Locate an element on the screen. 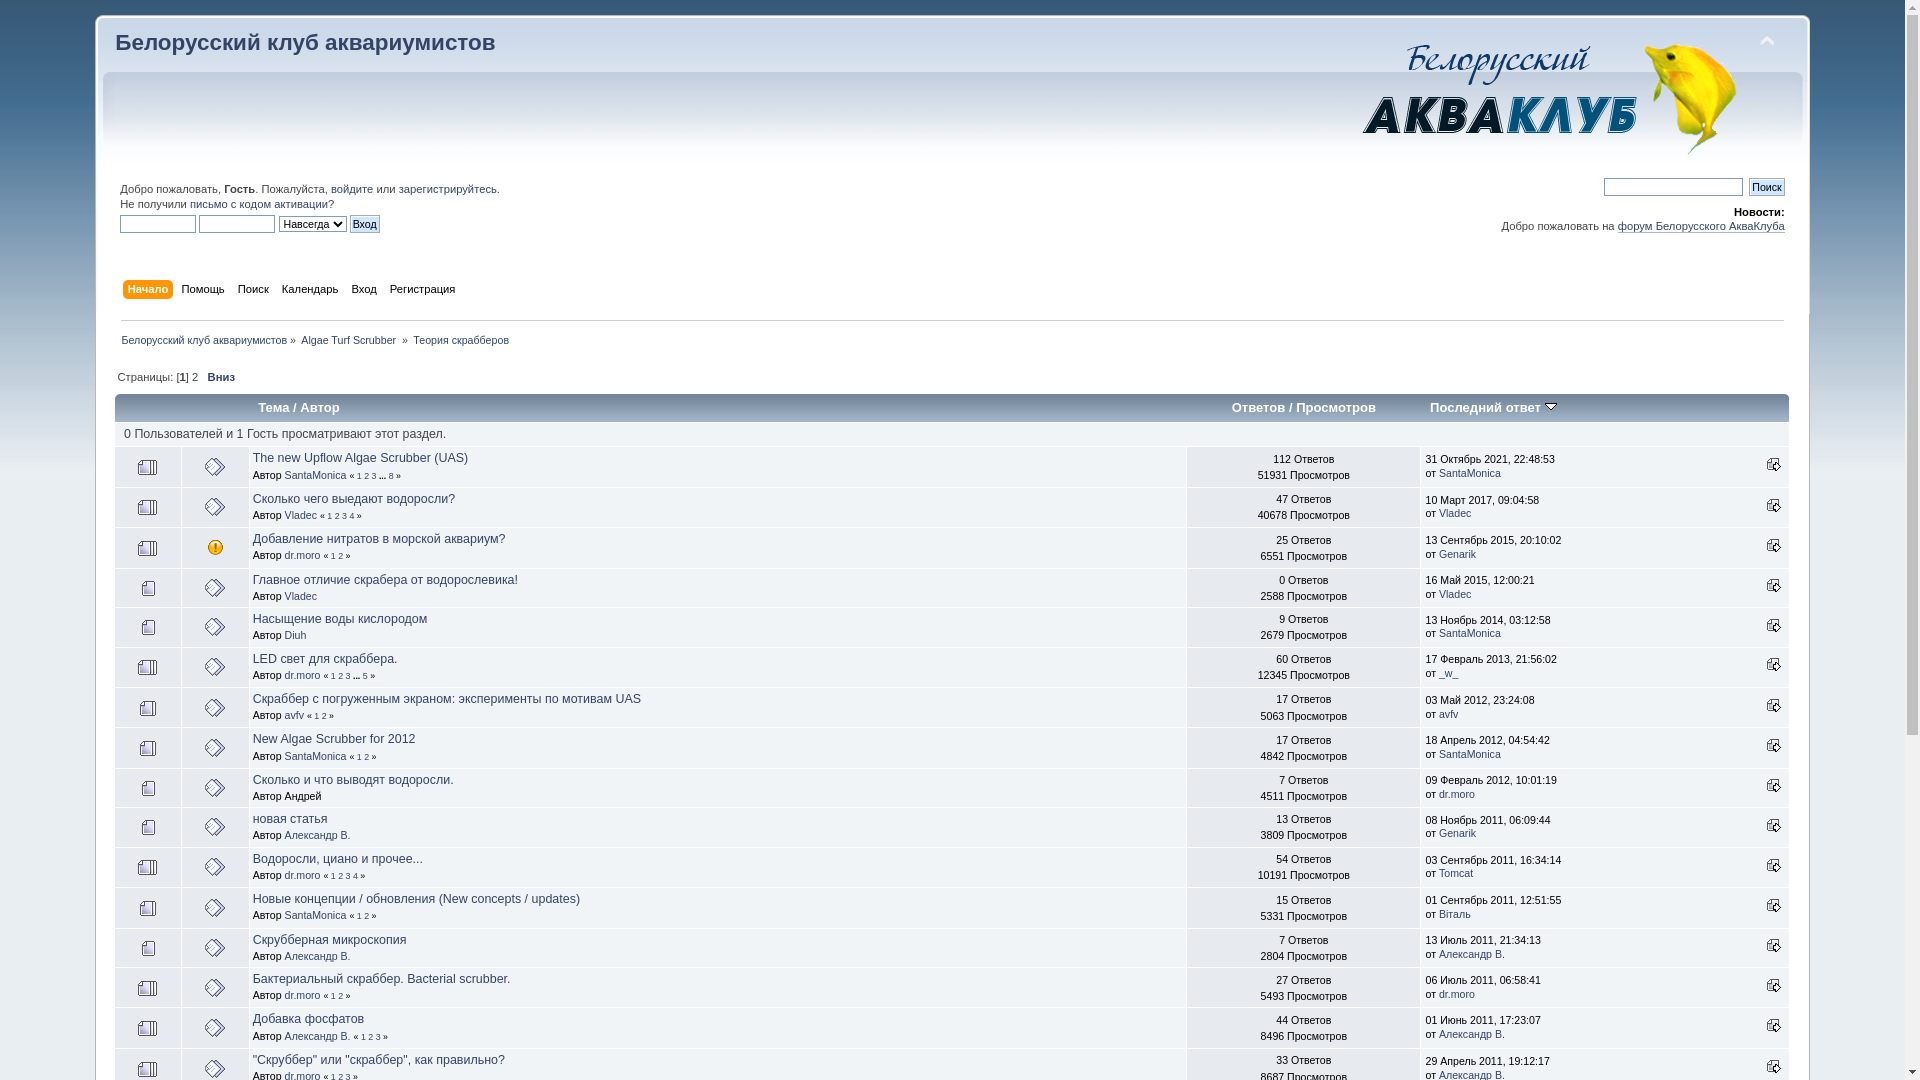 The width and height of the screenshot is (1920, 1080). 'SantaMonica' is located at coordinates (315, 914).